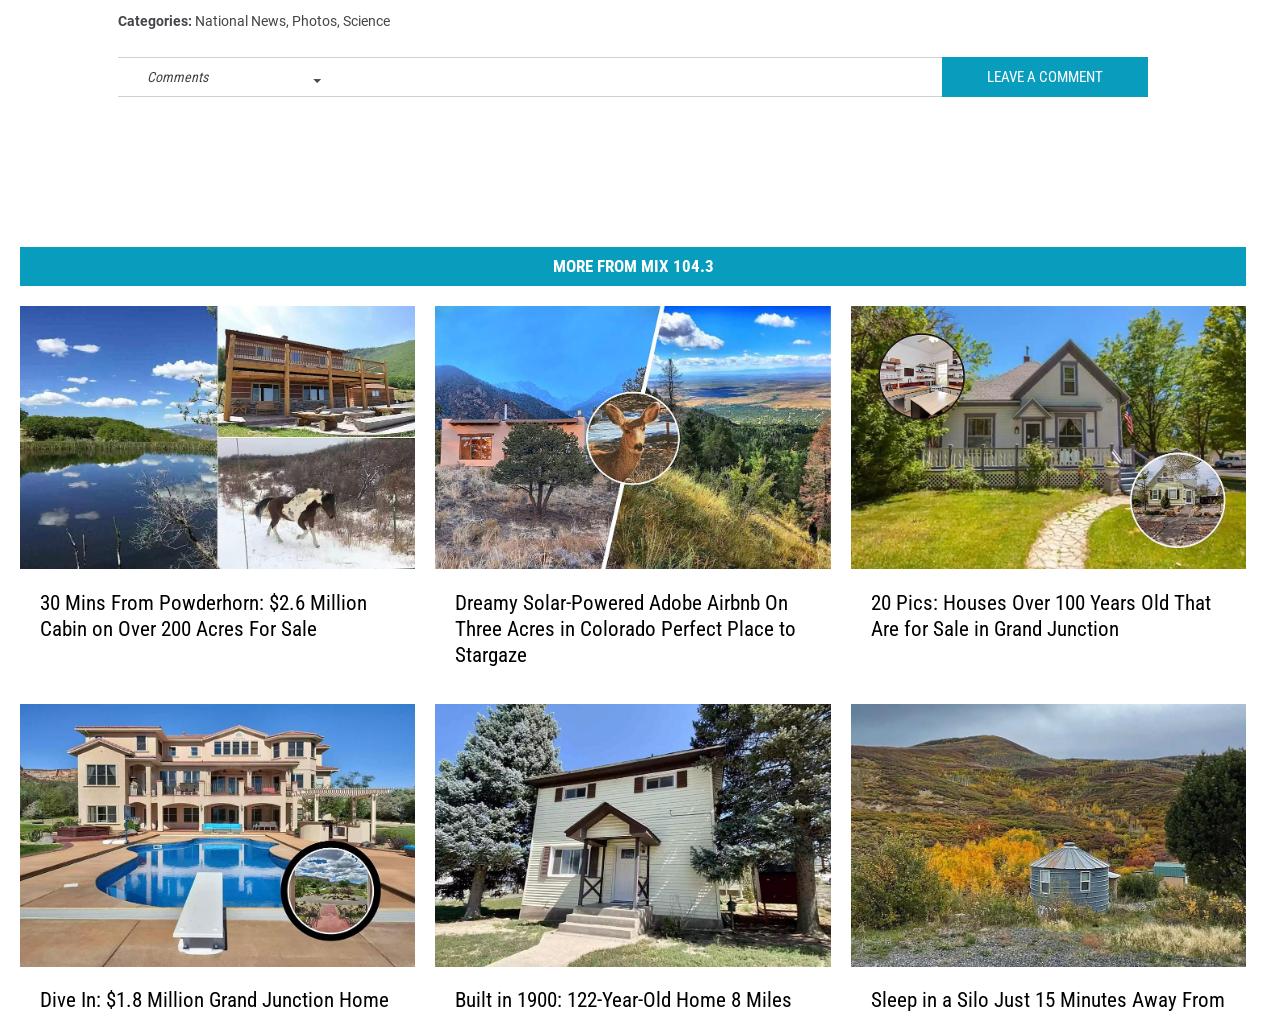  What do you see at coordinates (314, 50) in the screenshot?
I see `'Photos'` at bounding box center [314, 50].